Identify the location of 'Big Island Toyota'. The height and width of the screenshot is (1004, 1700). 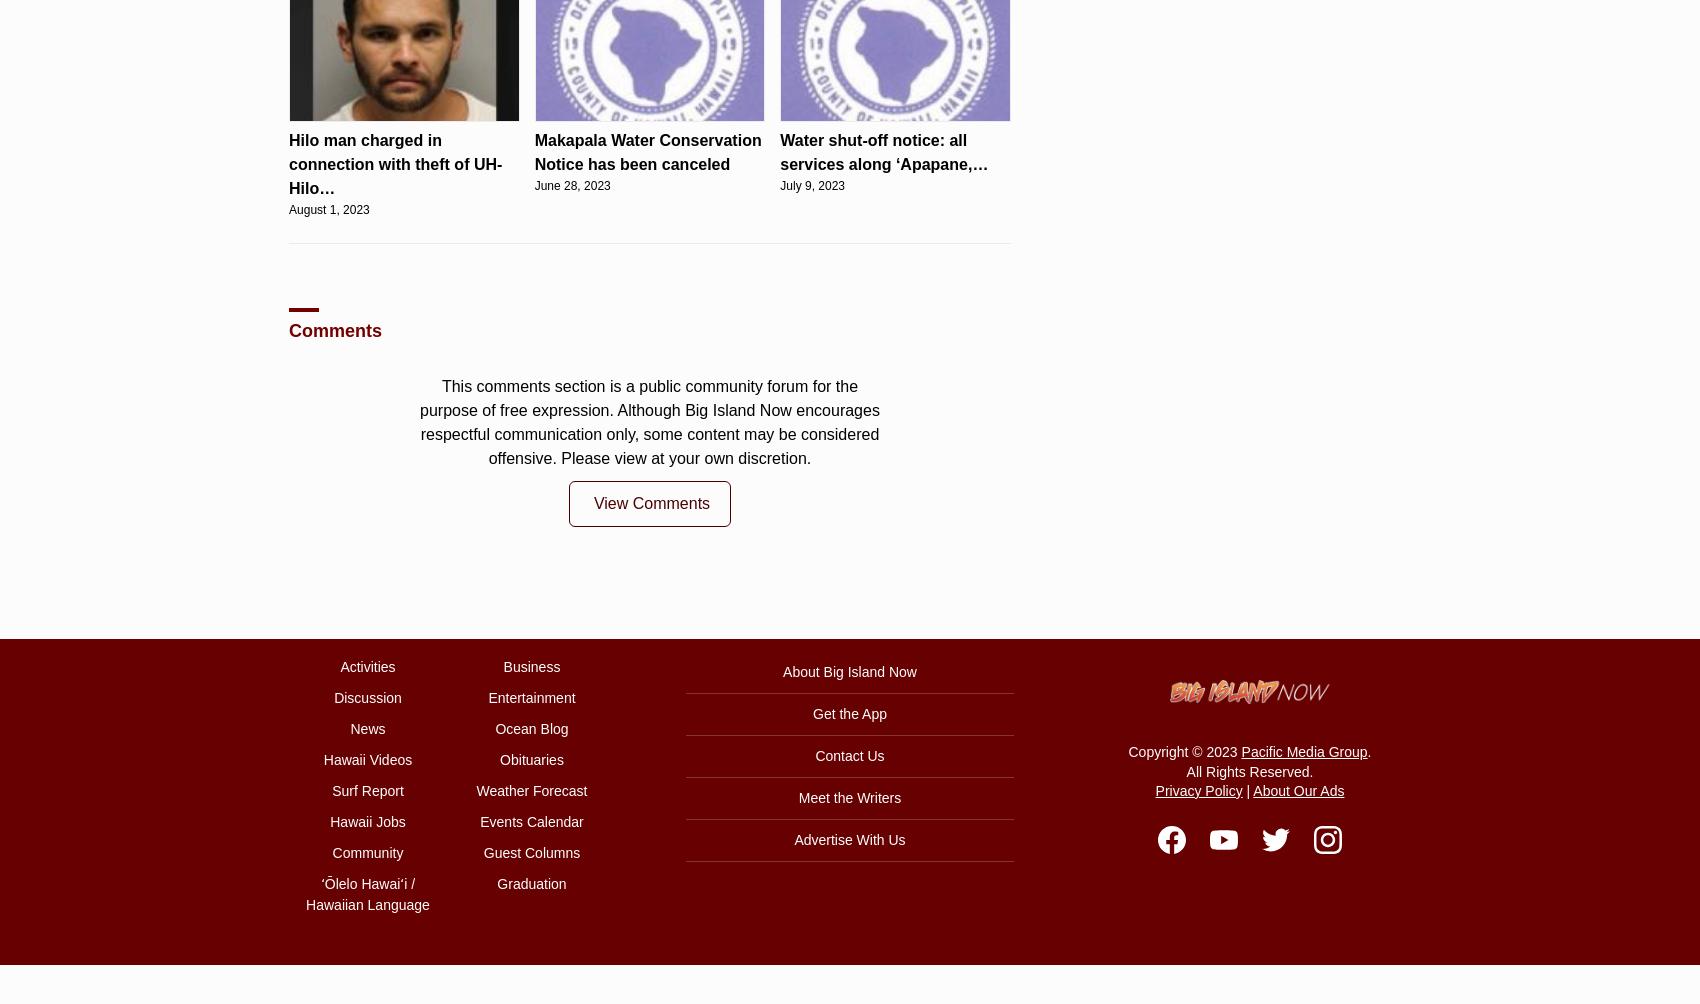
(903, 263).